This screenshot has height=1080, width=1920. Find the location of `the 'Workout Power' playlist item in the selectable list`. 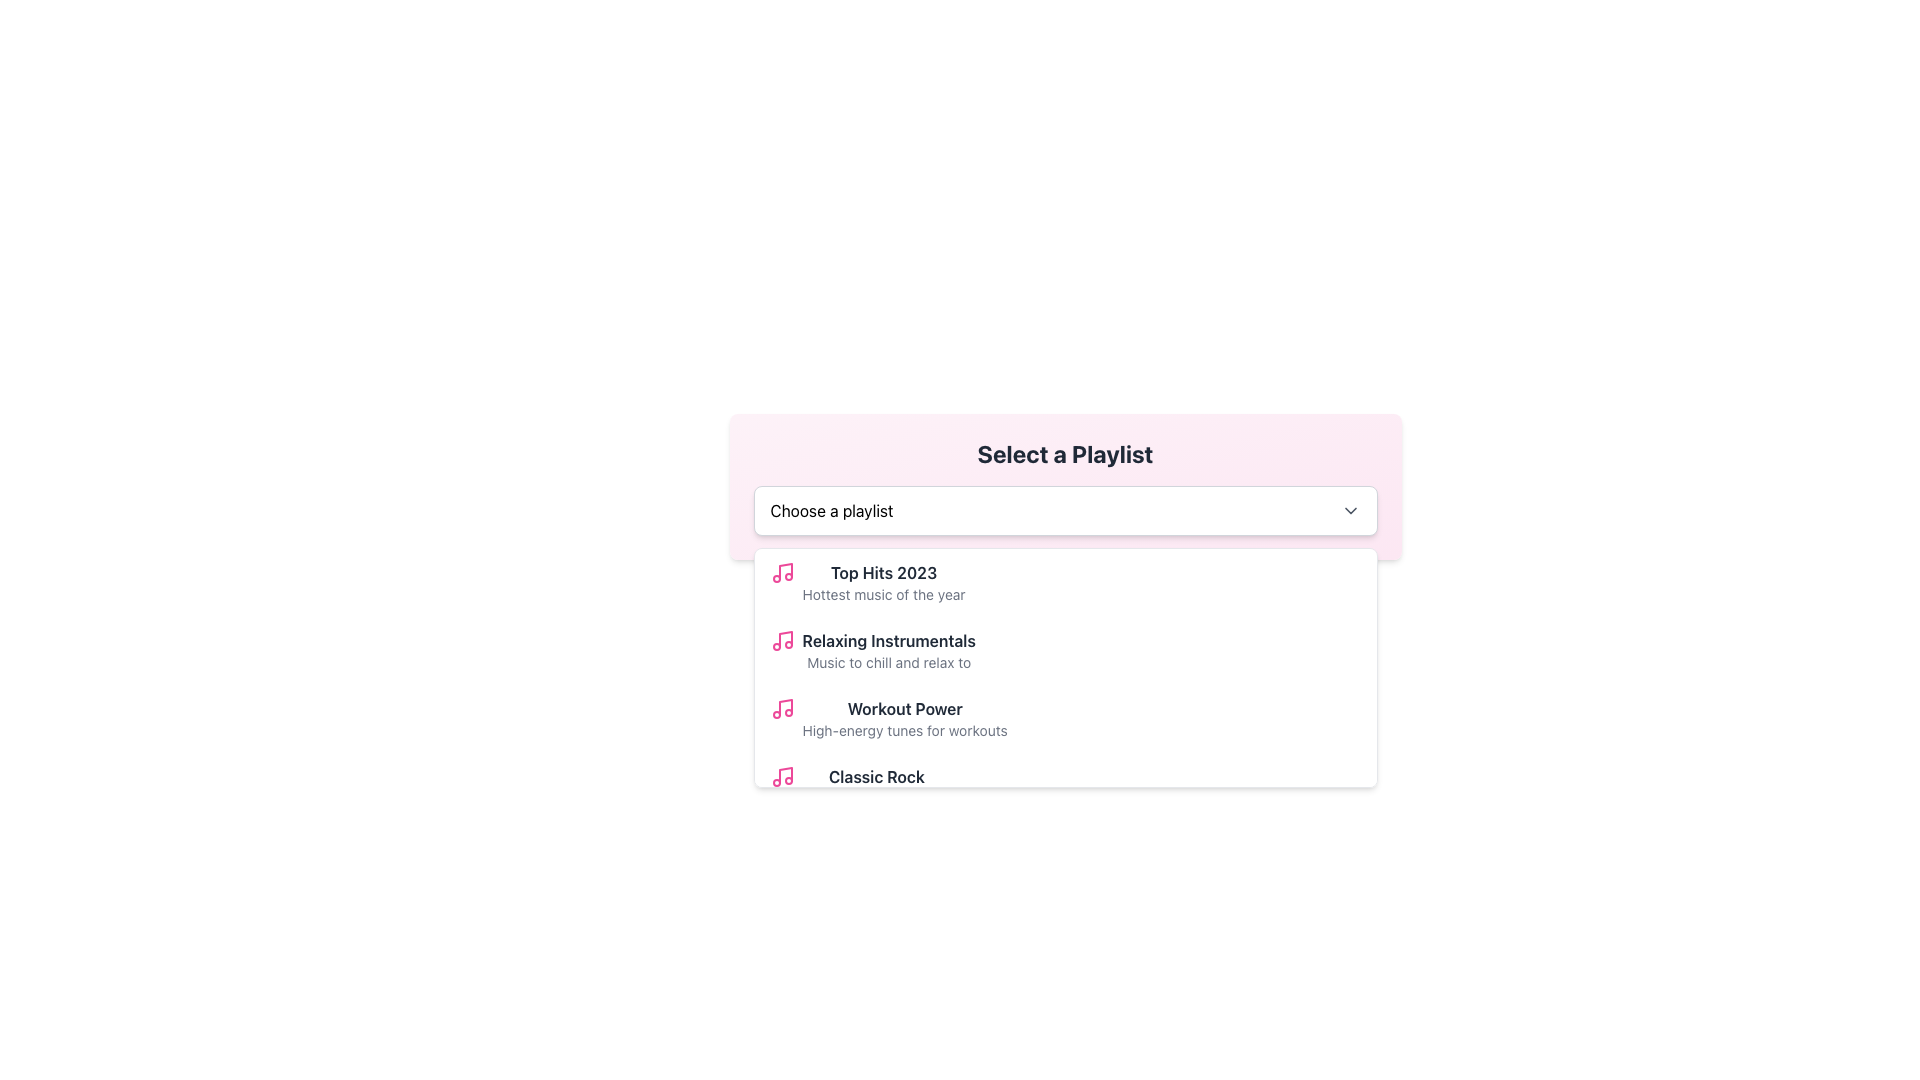

the 'Workout Power' playlist item in the selectable list is located at coordinates (904, 717).